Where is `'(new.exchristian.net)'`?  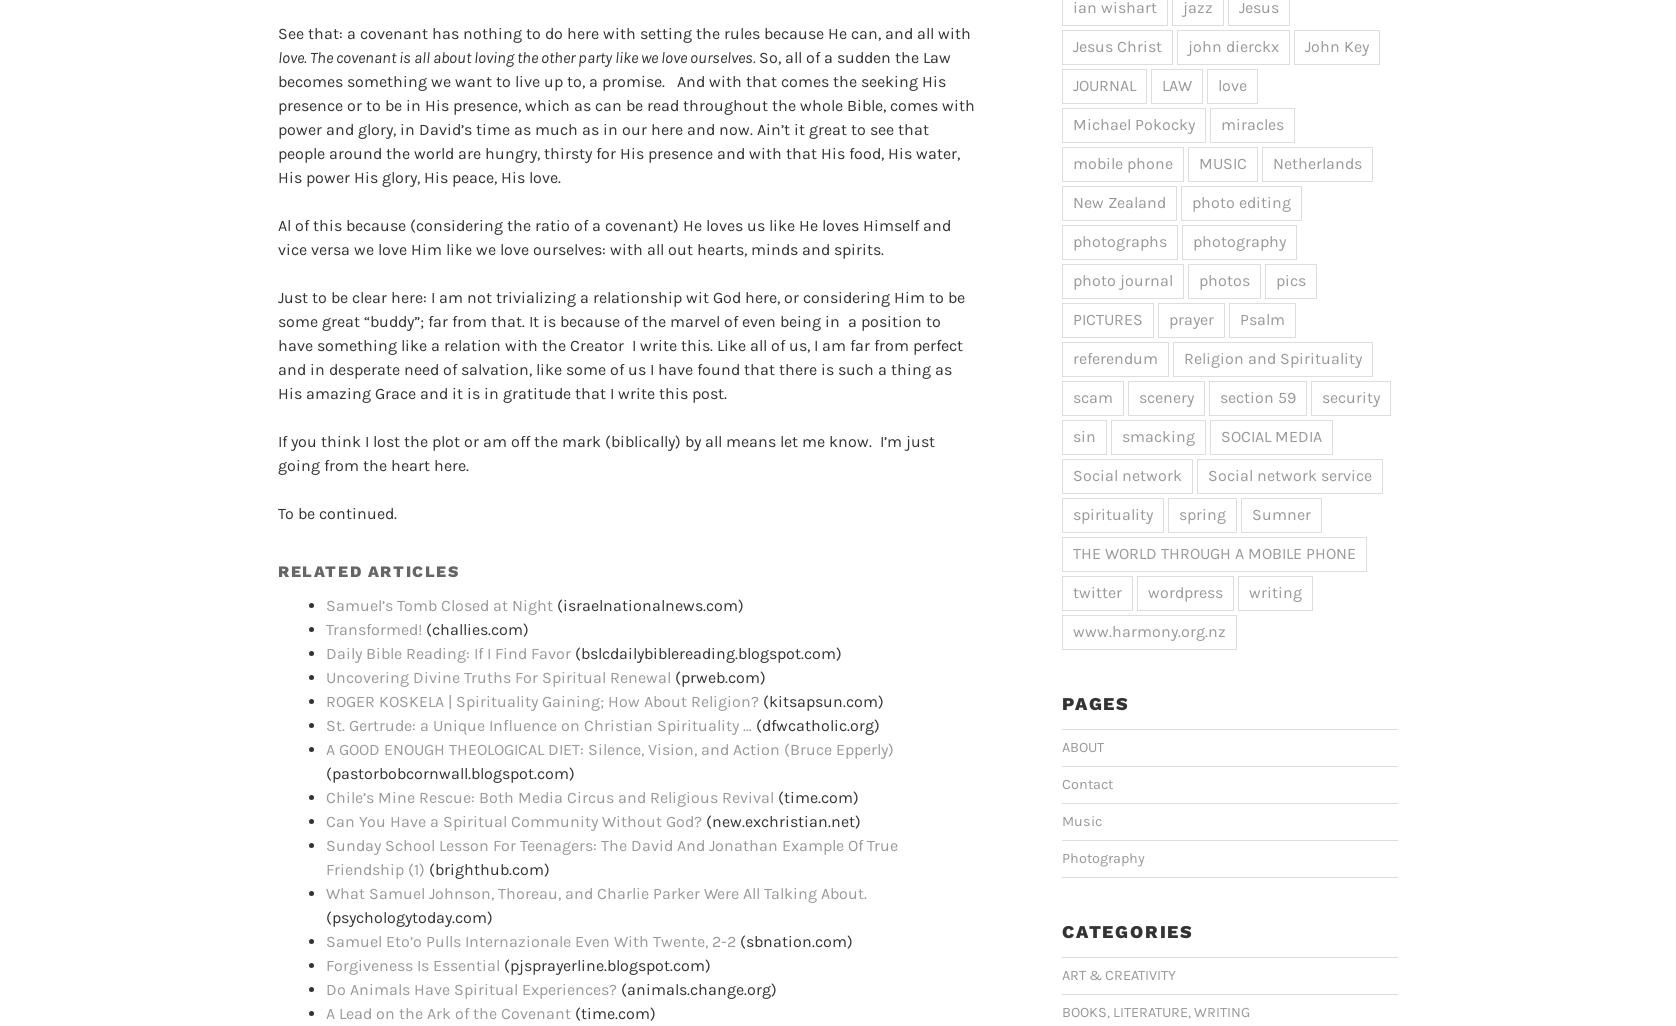 '(new.exchristian.net)' is located at coordinates (780, 819).